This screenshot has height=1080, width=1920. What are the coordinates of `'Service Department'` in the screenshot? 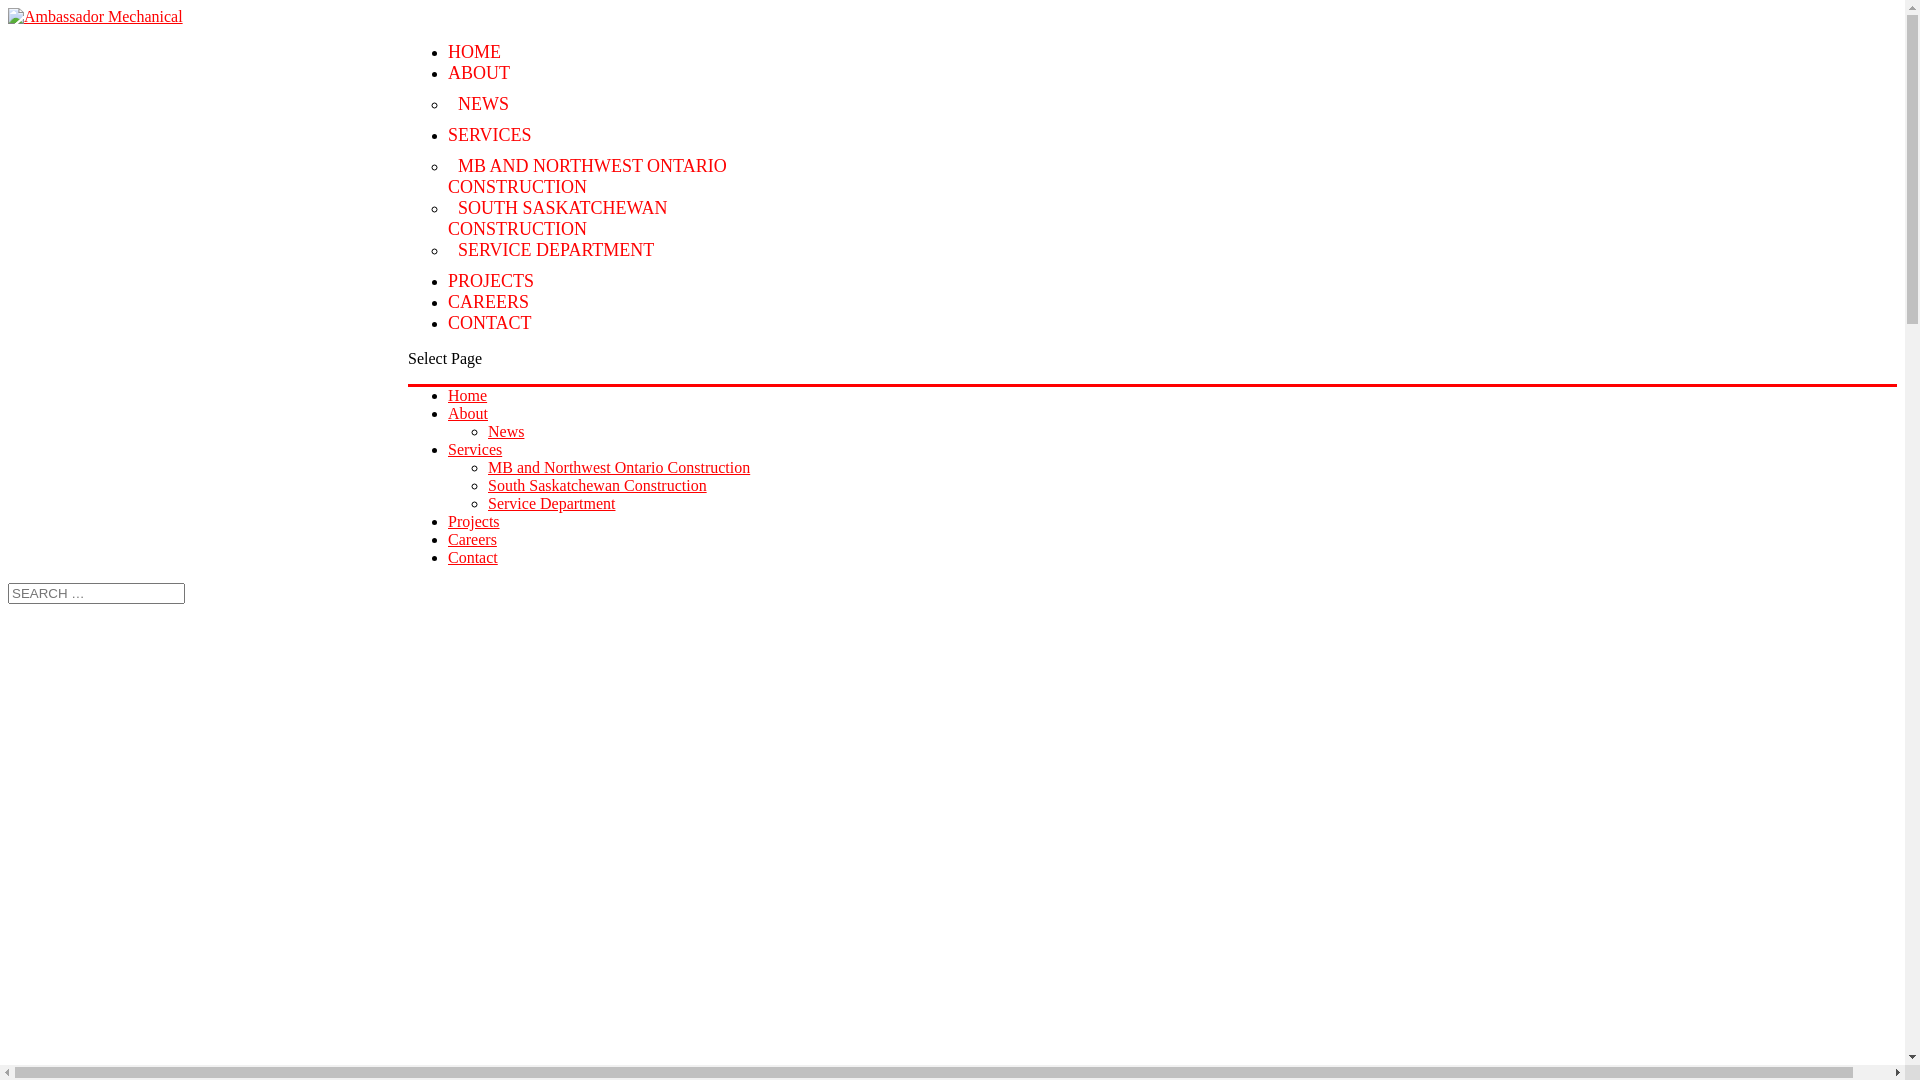 It's located at (552, 502).